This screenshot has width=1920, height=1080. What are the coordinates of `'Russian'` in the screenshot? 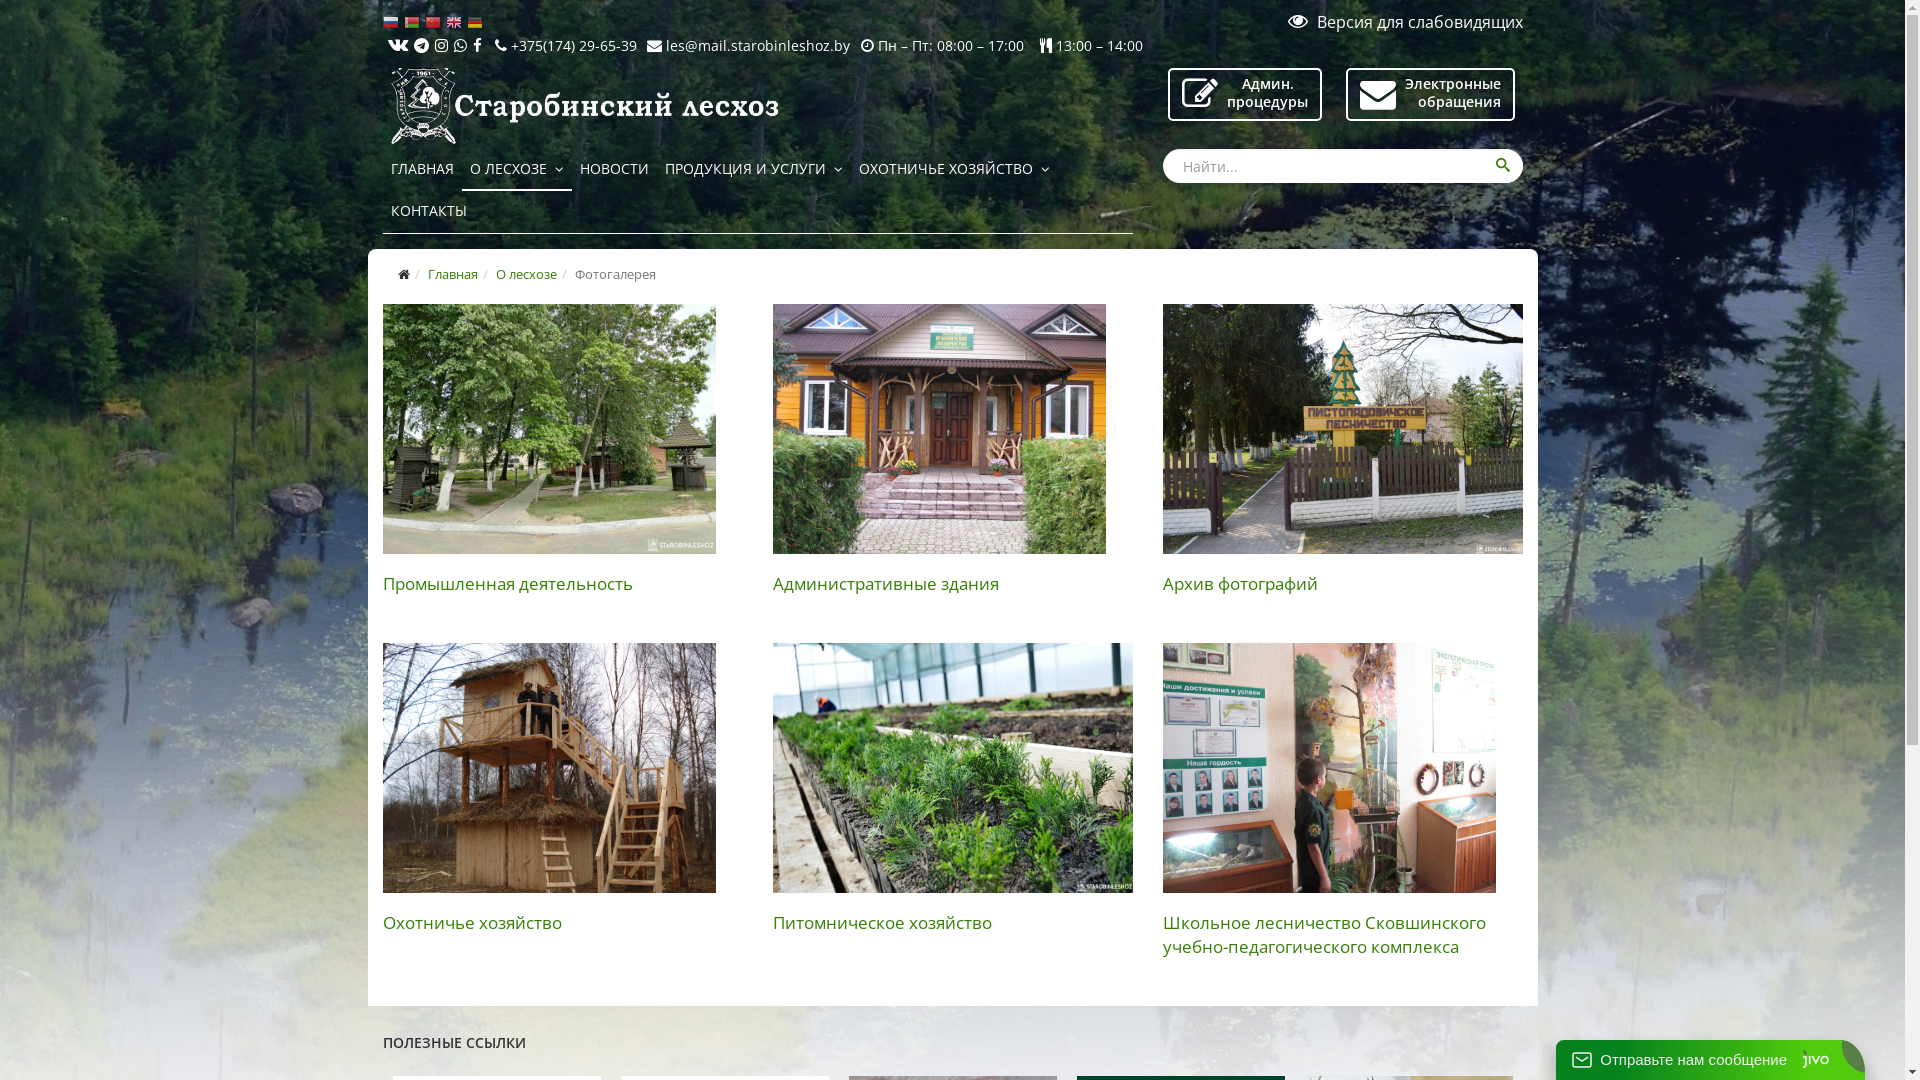 It's located at (392, 21).